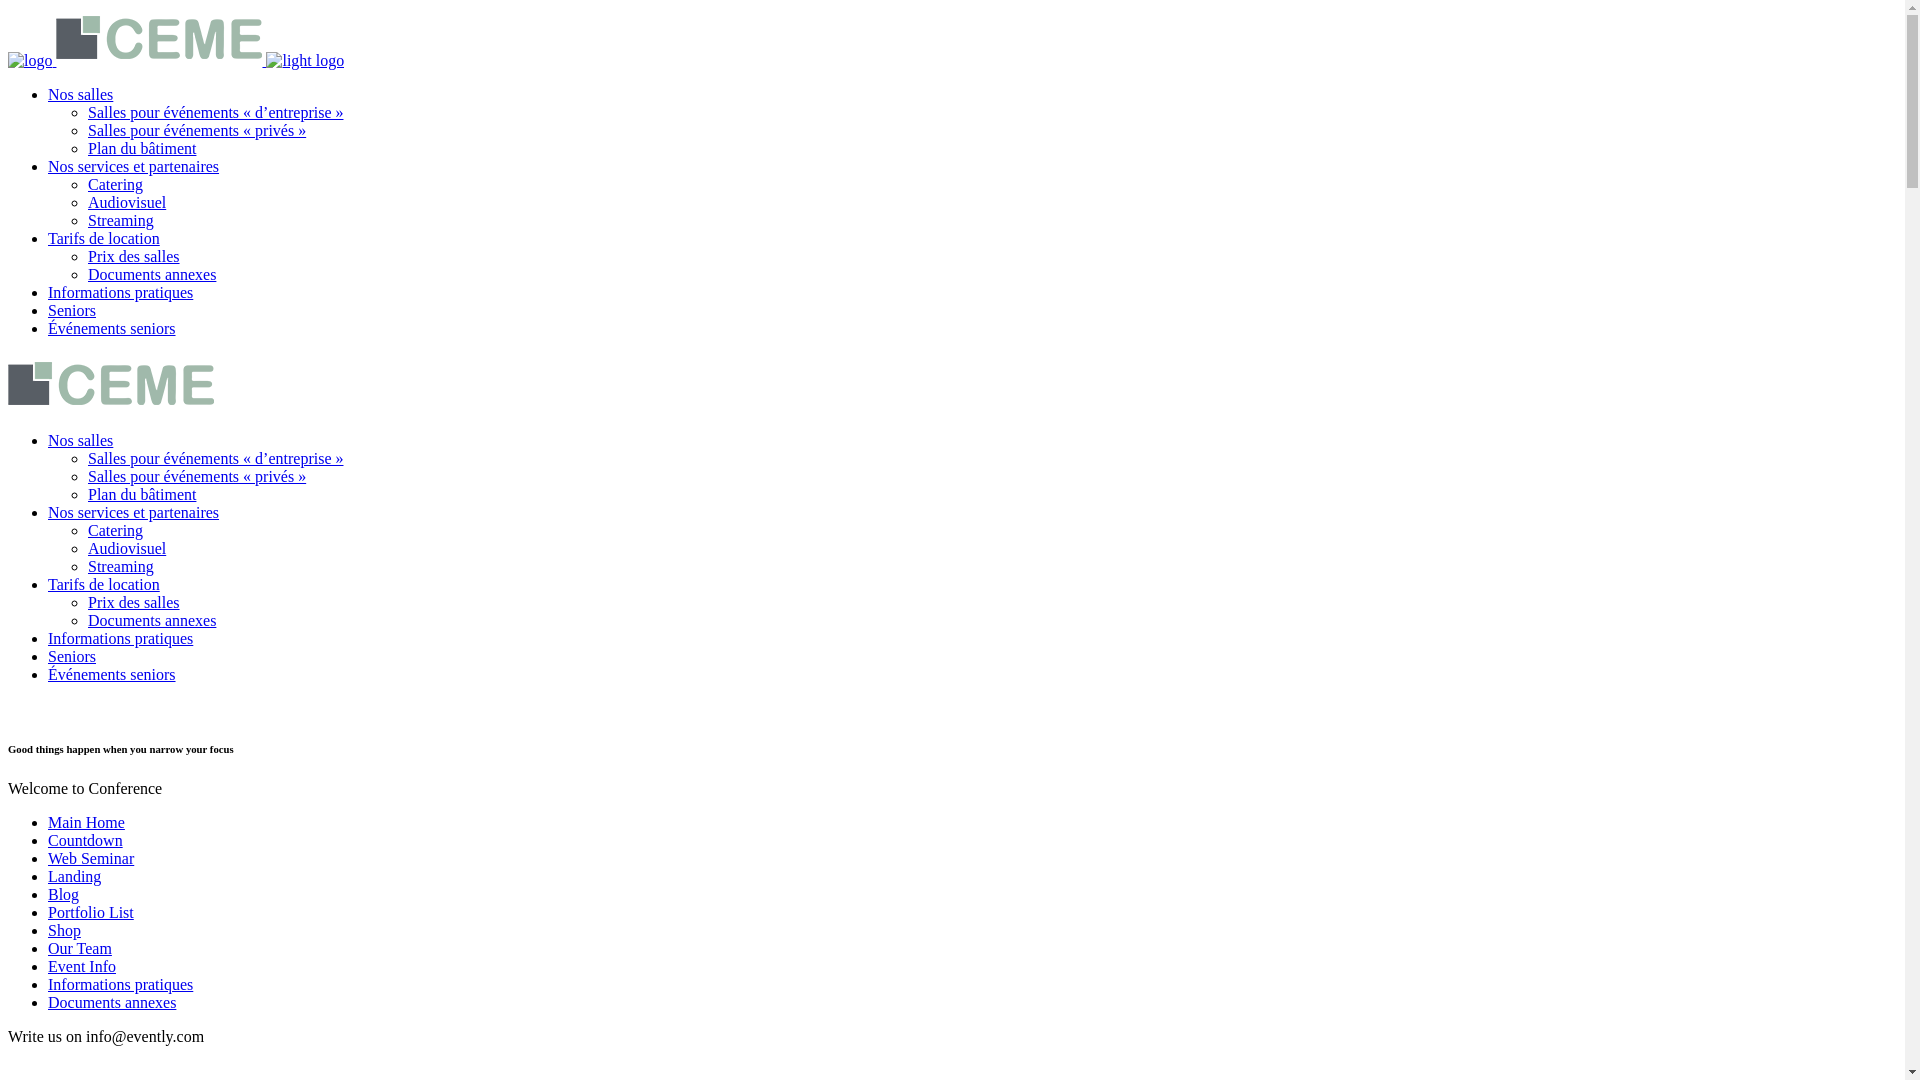  I want to click on 'Prix des salles', so click(133, 255).